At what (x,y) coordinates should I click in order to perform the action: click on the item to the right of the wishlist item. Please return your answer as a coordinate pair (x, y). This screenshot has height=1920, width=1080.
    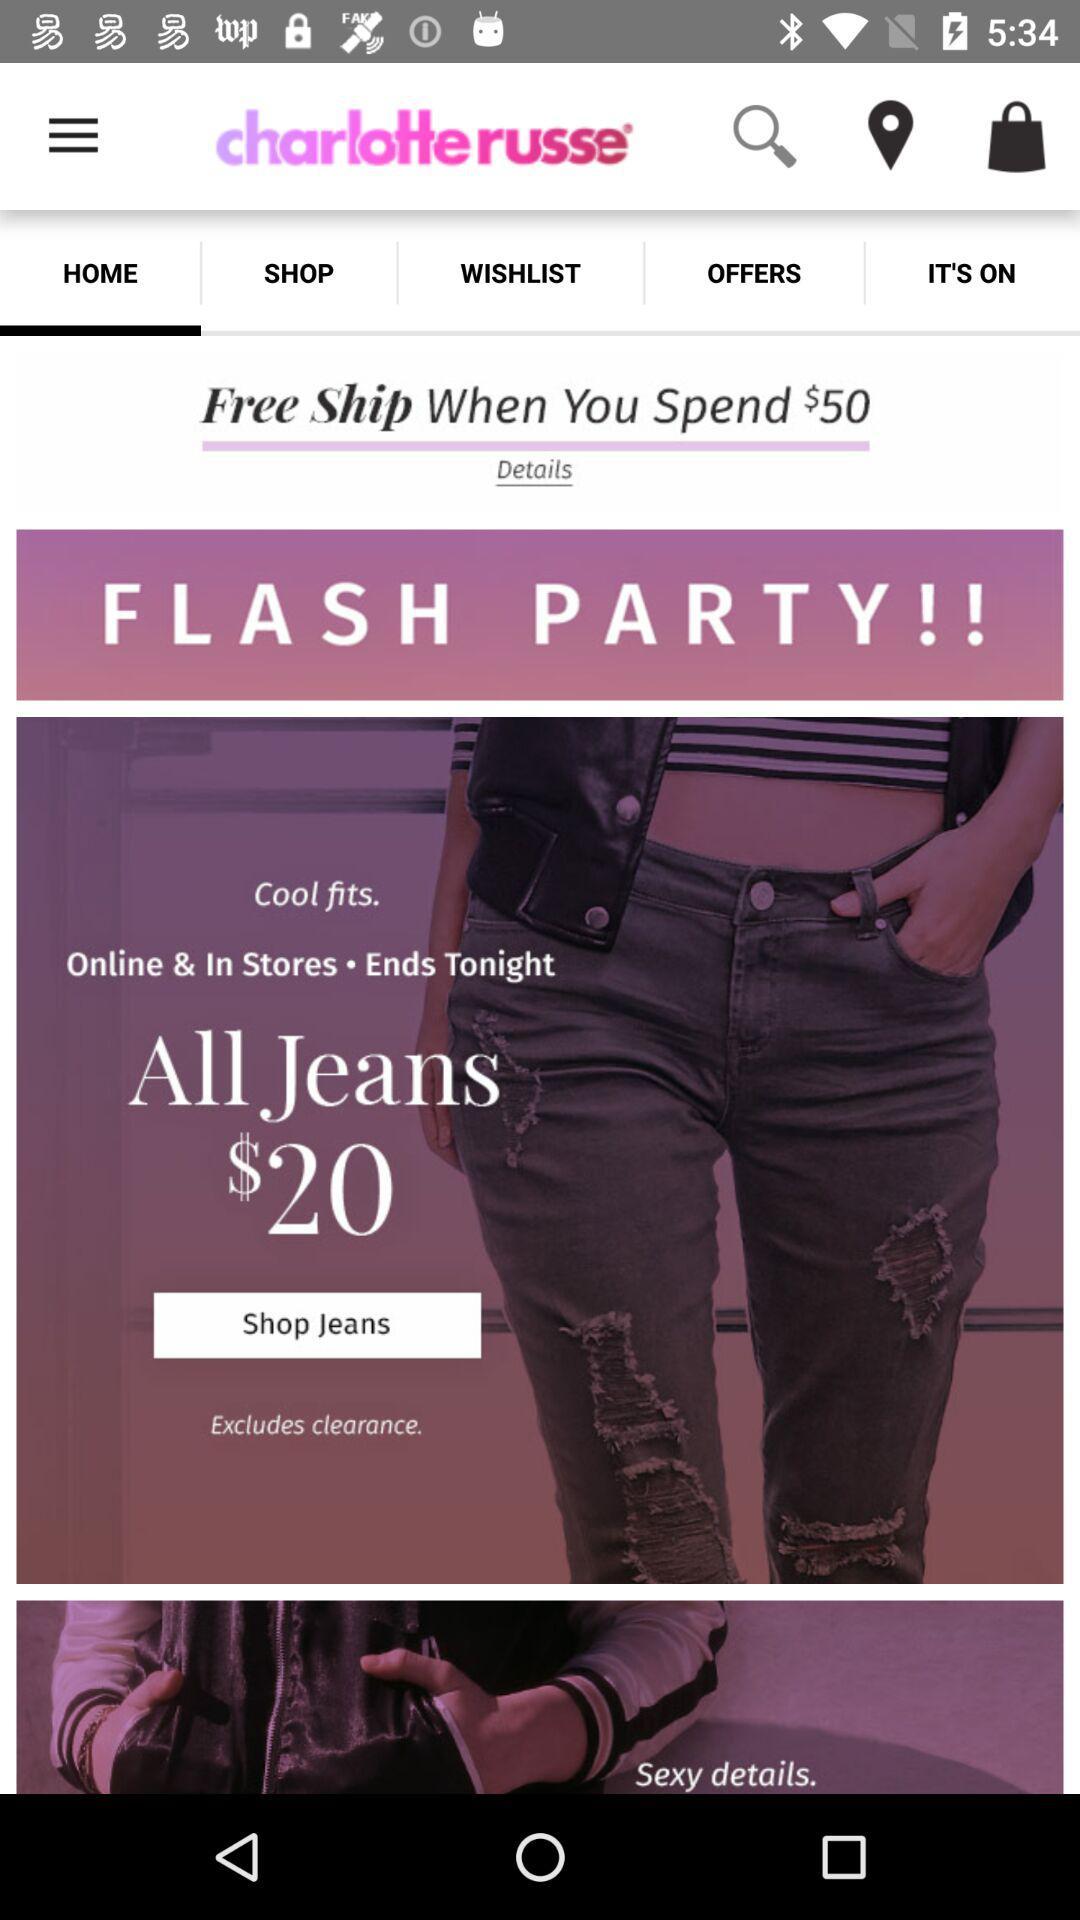
    Looking at the image, I should click on (754, 272).